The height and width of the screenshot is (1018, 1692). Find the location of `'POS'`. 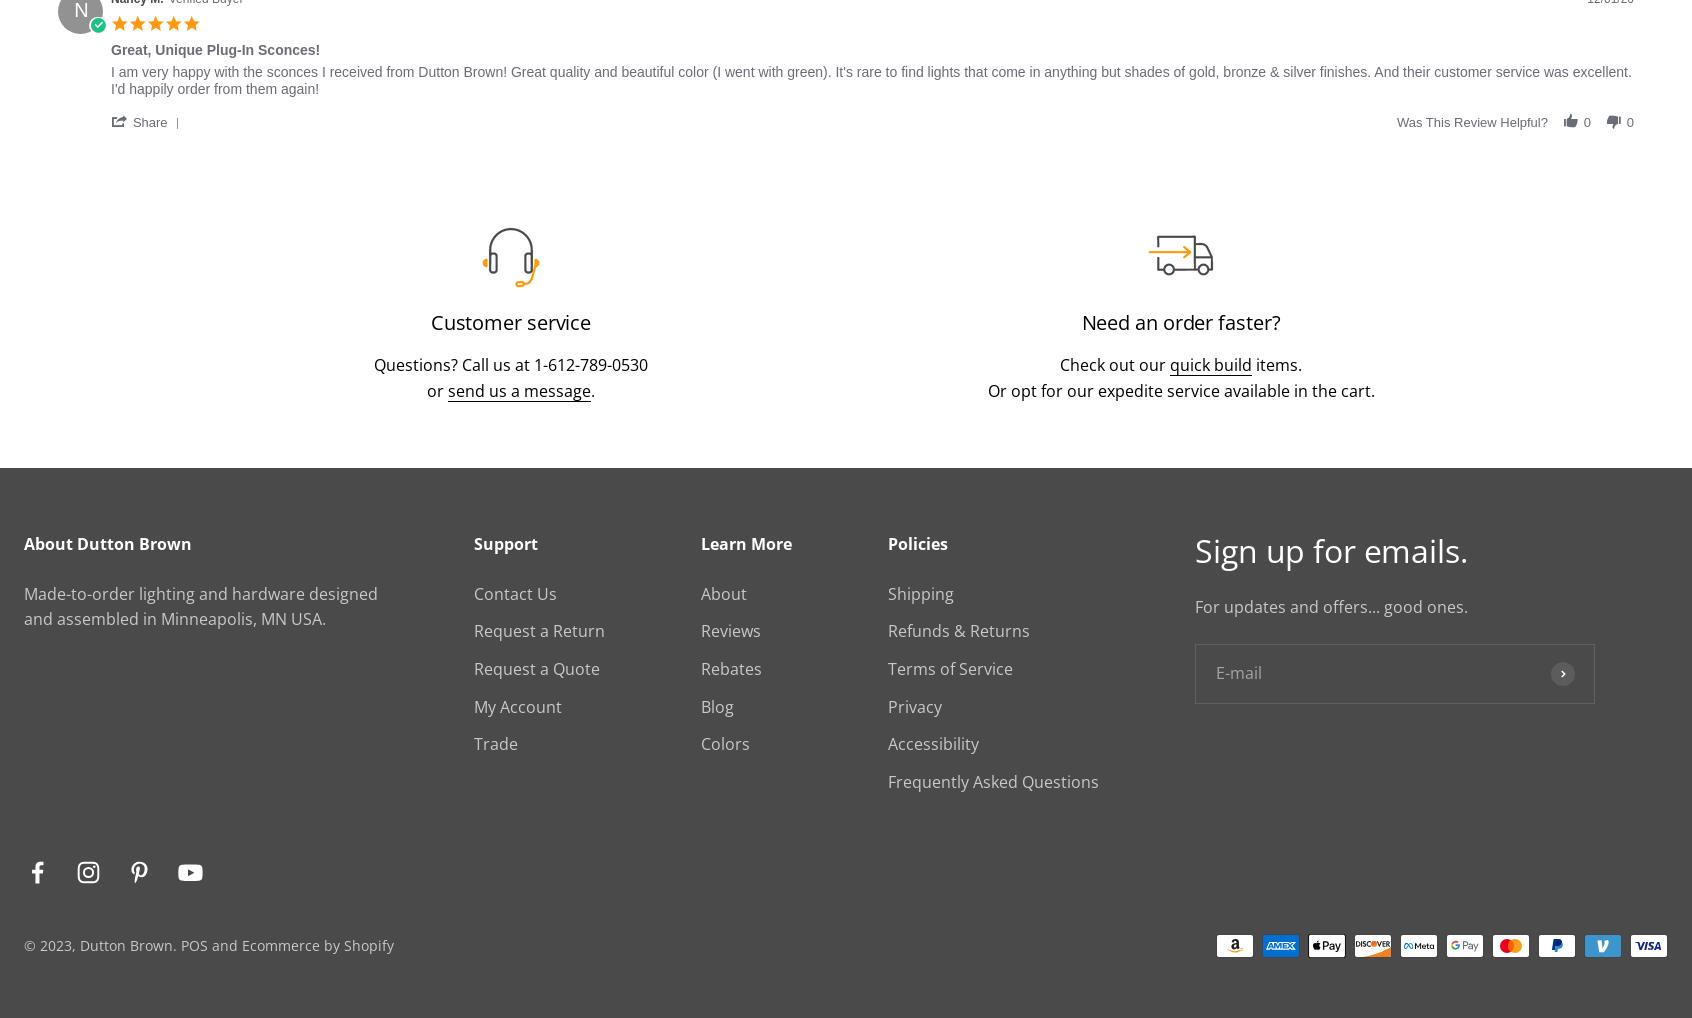

'POS' is located at coordinates (180, 944).